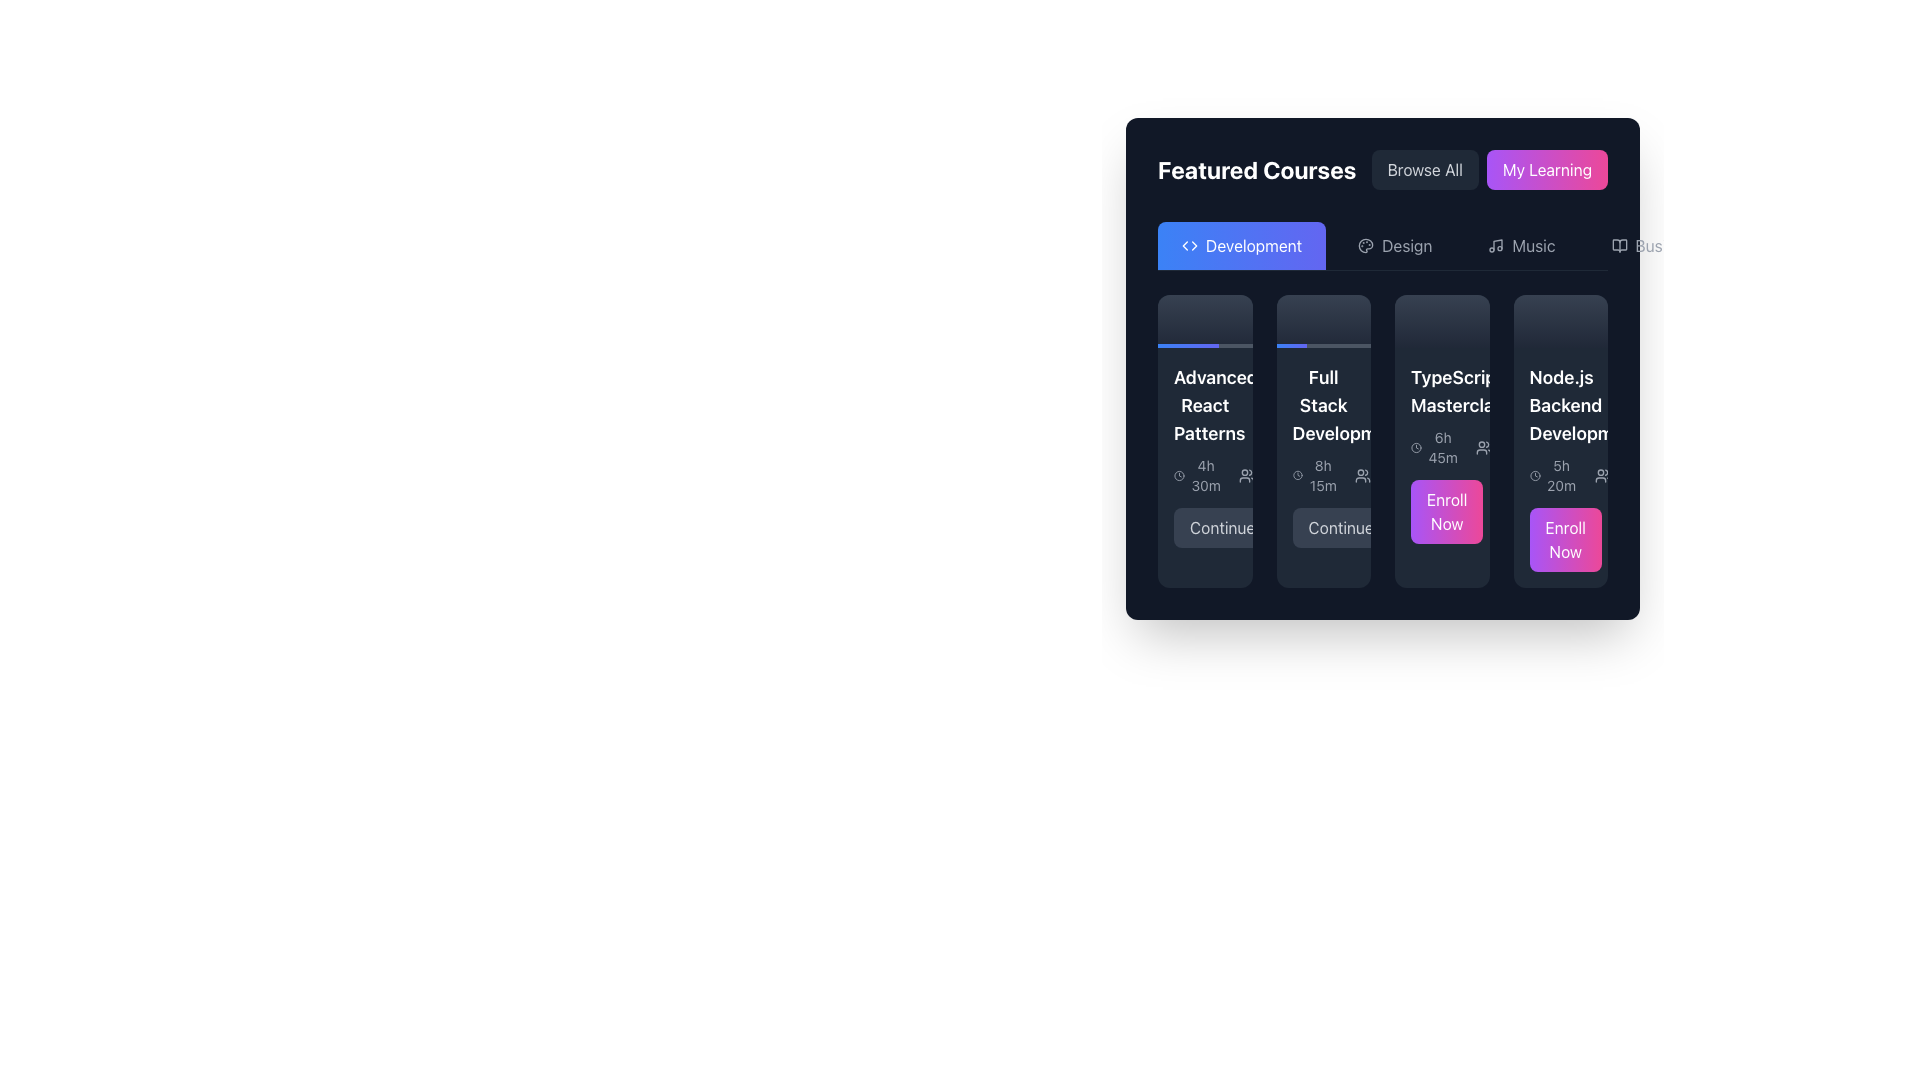  What do you see at coordinates (1619, 245) in the screenshot?
I see `the graphic icon located in the top-right section of the interface, which serves as a visual cue or separator near navigation items or category labels` at bounding box center [1619, 245].